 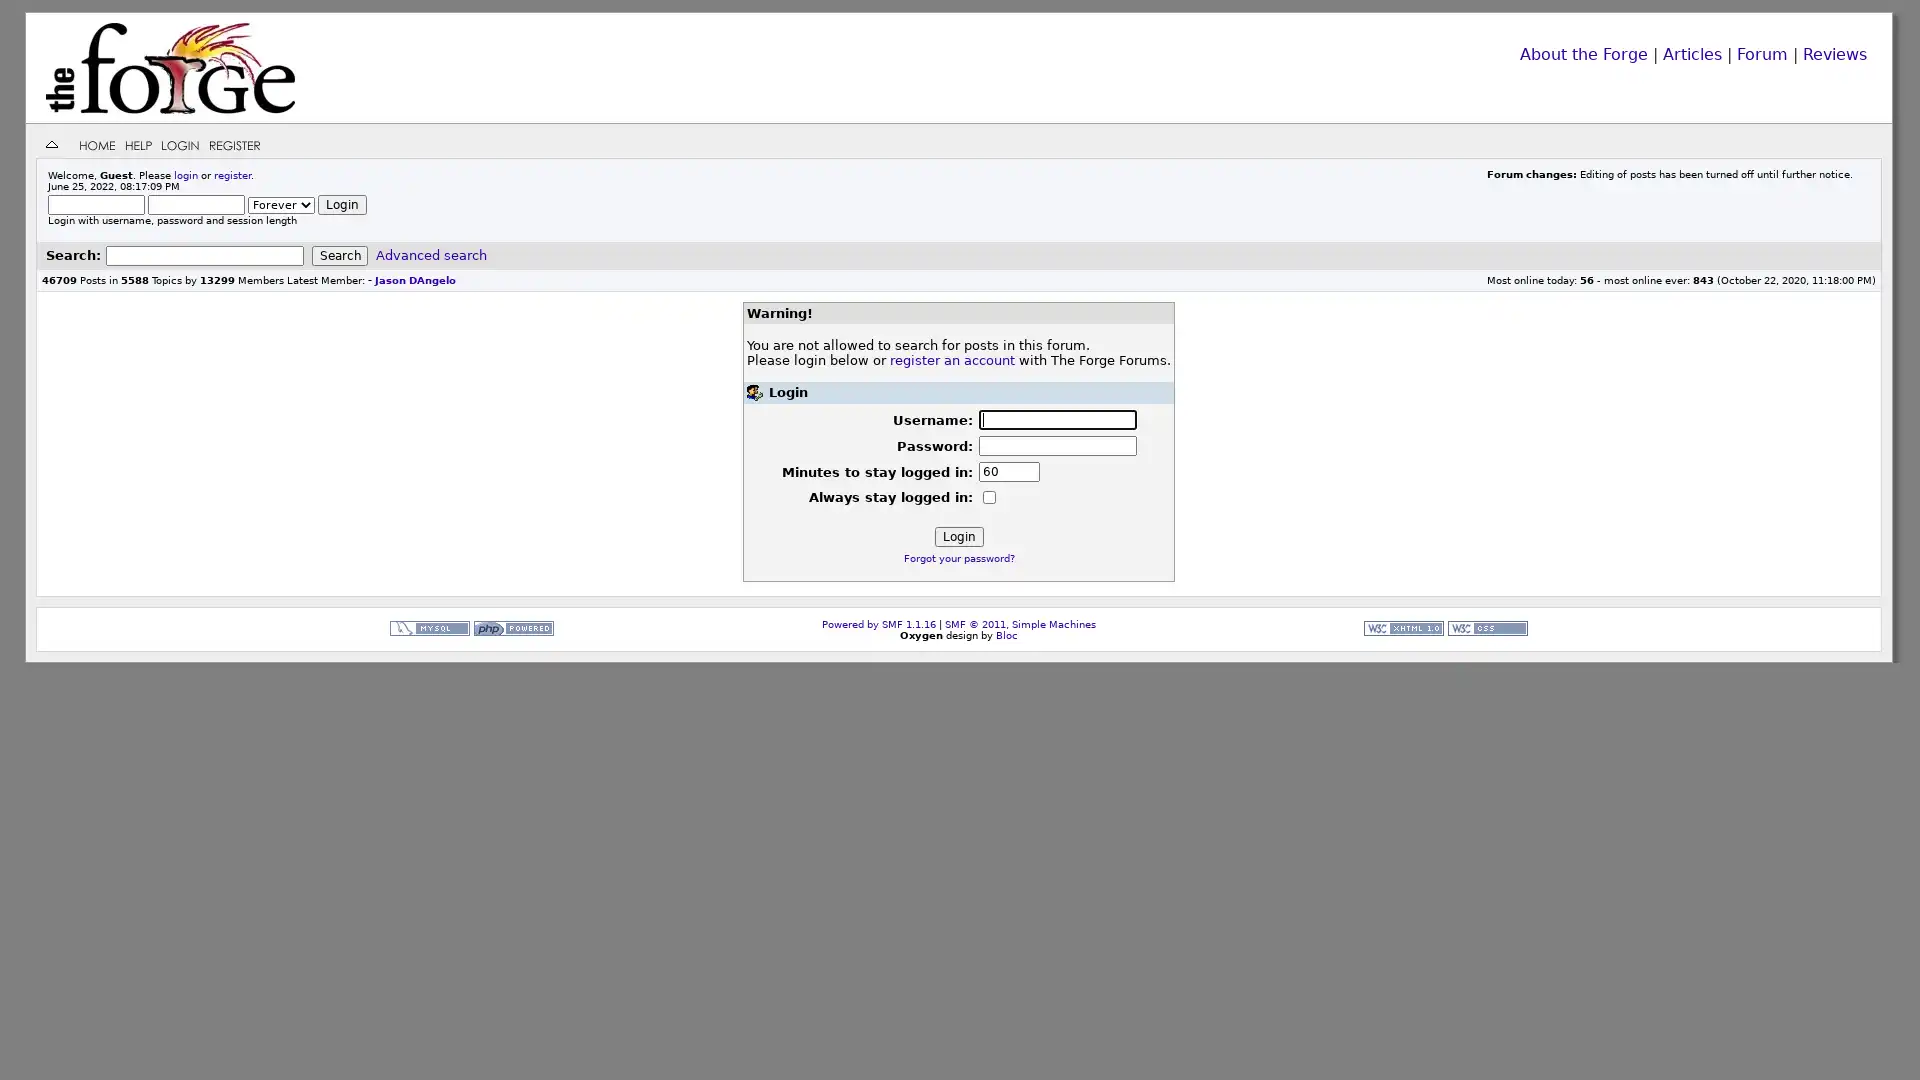 What do you see at coordinates (342, 204) in the screenshot?
I see `Login` at bounding box center [342, 204].